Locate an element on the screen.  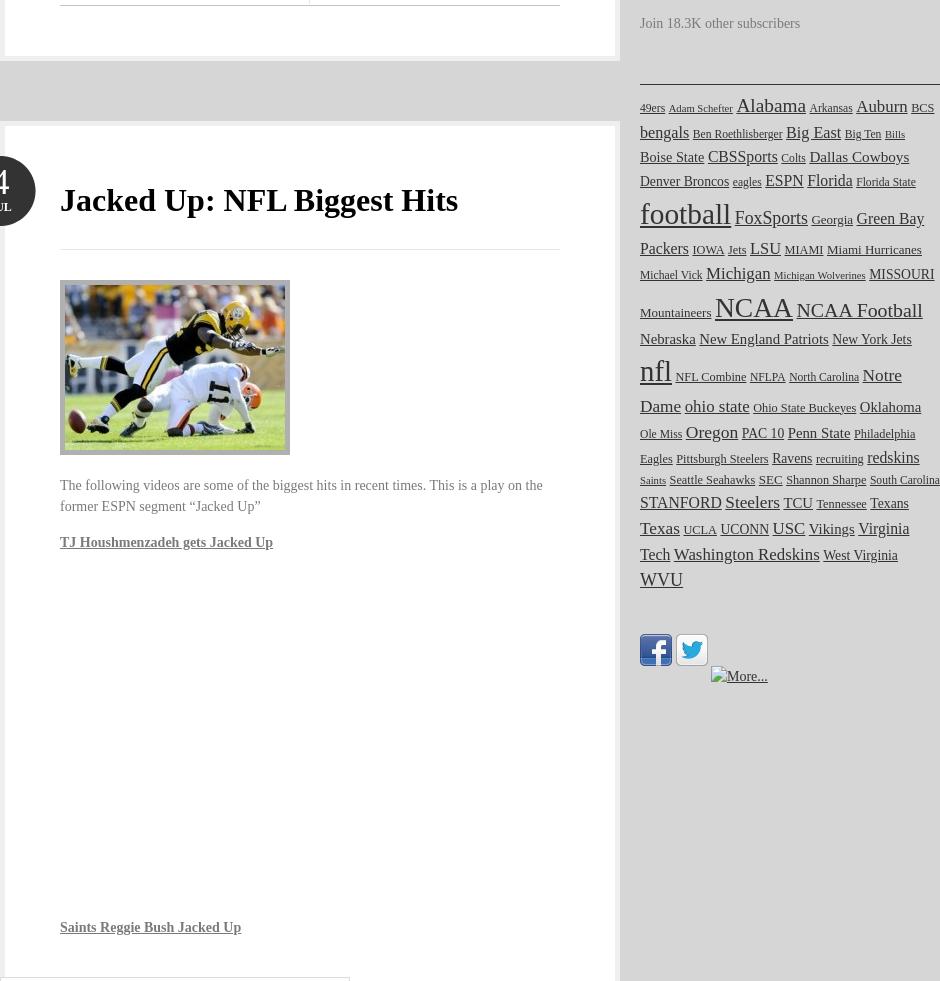
'NFL Combine' is located at coordinates (710, 375).